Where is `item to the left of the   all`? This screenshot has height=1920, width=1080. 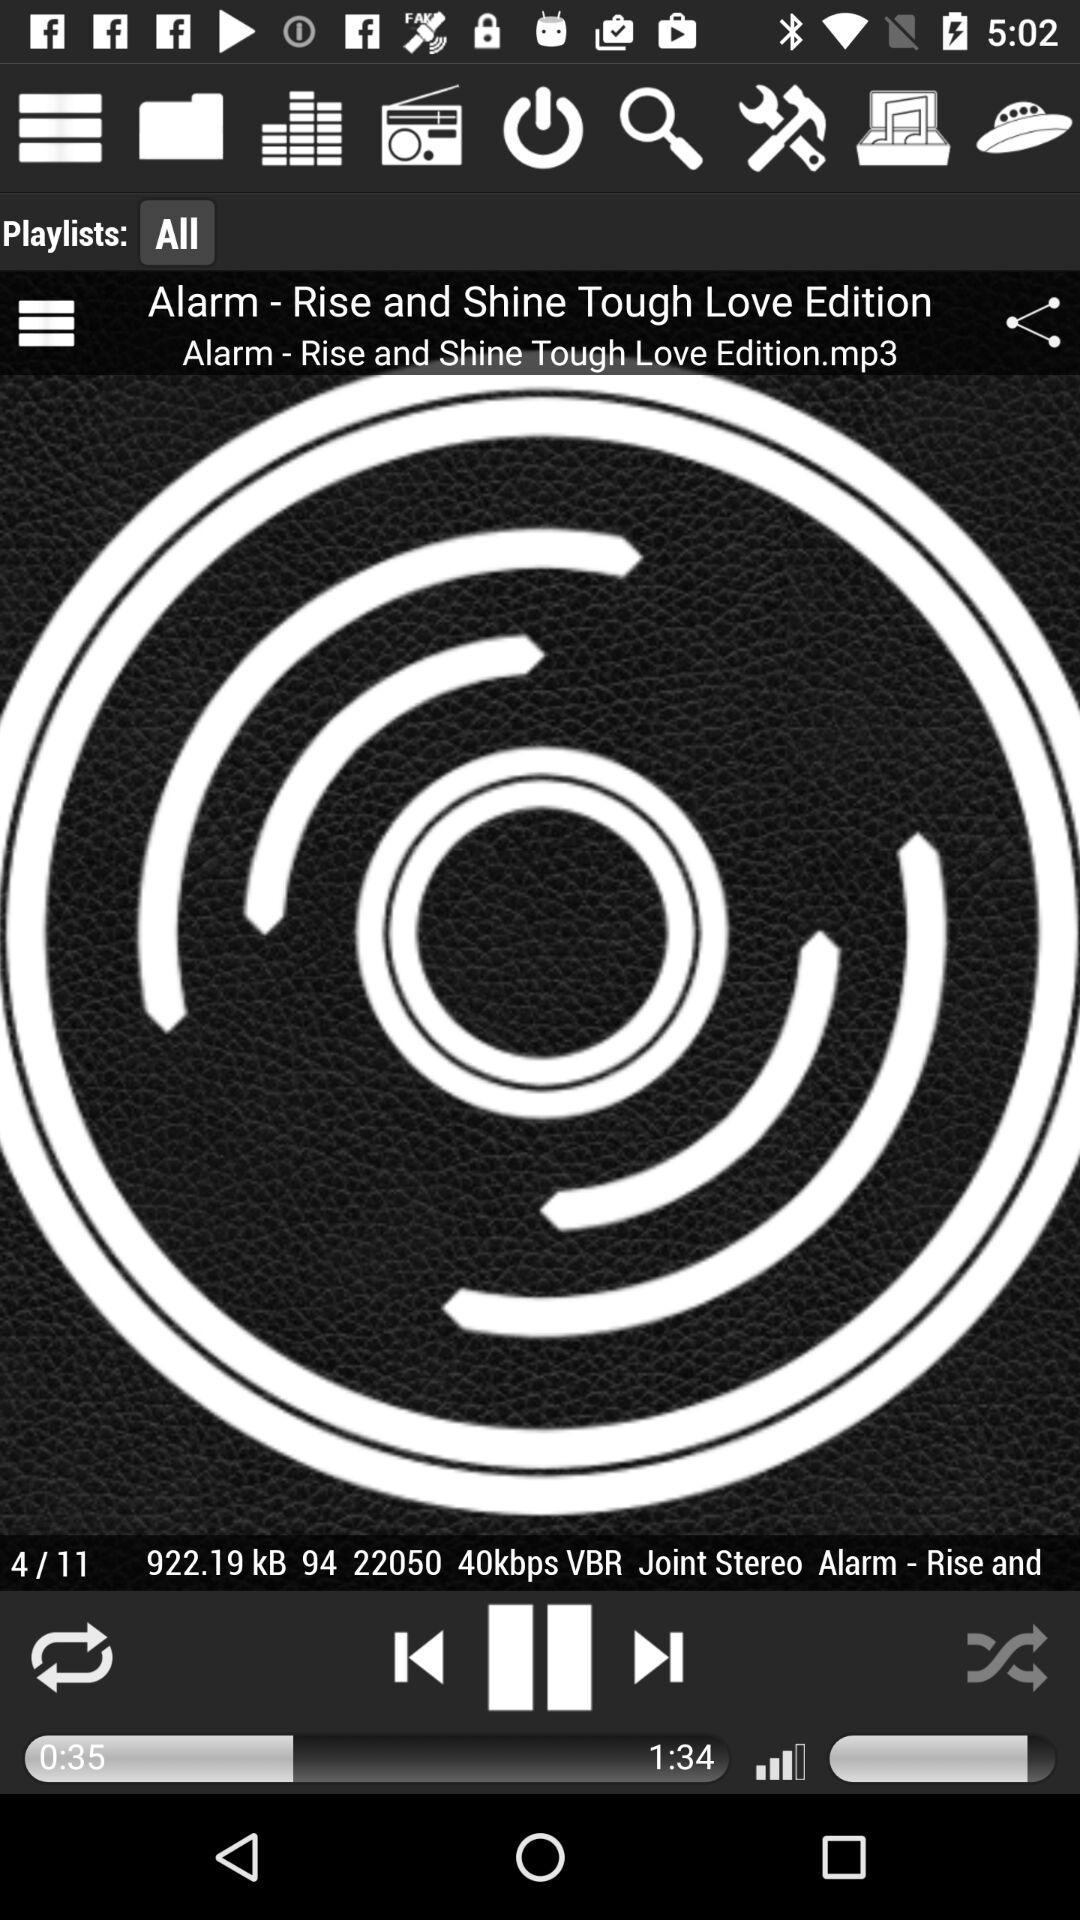
item to the left of the   all is located at coordinates (64, 232).